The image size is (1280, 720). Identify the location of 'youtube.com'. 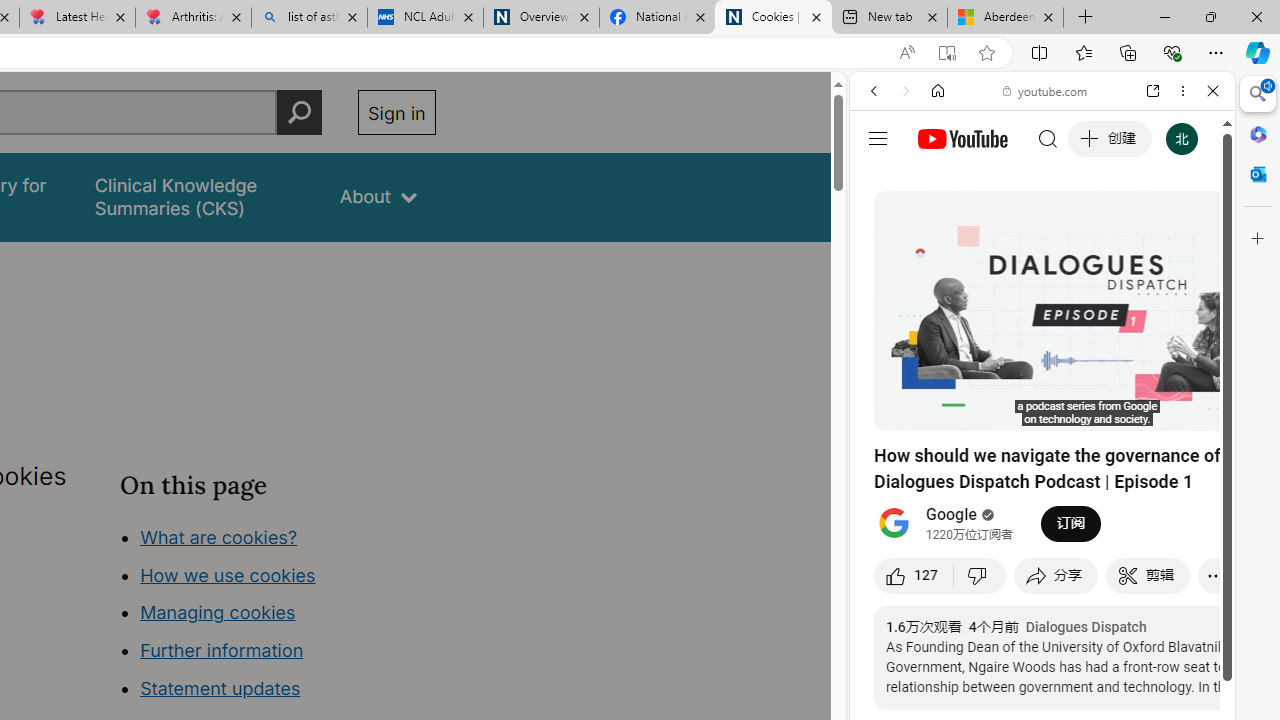
(1045, 91).